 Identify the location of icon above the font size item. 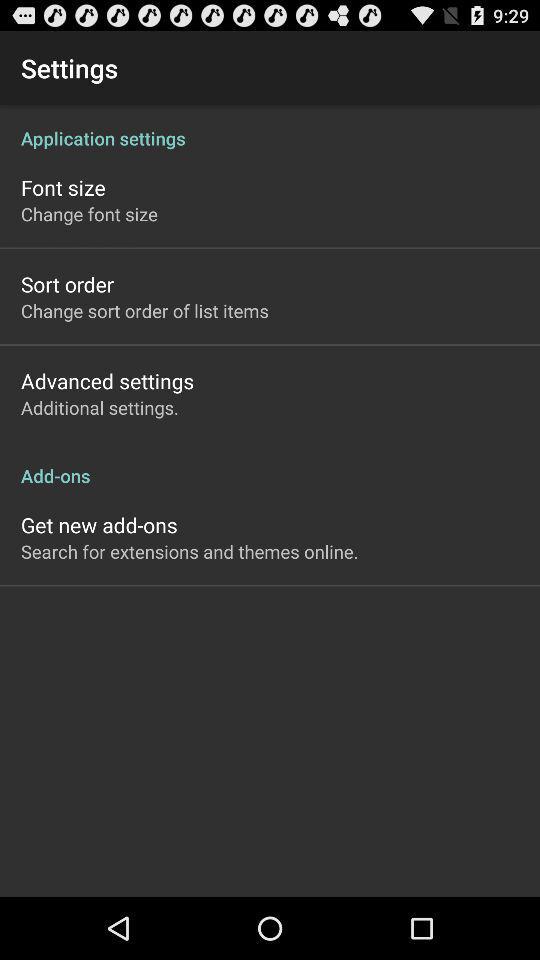
(270, 126).